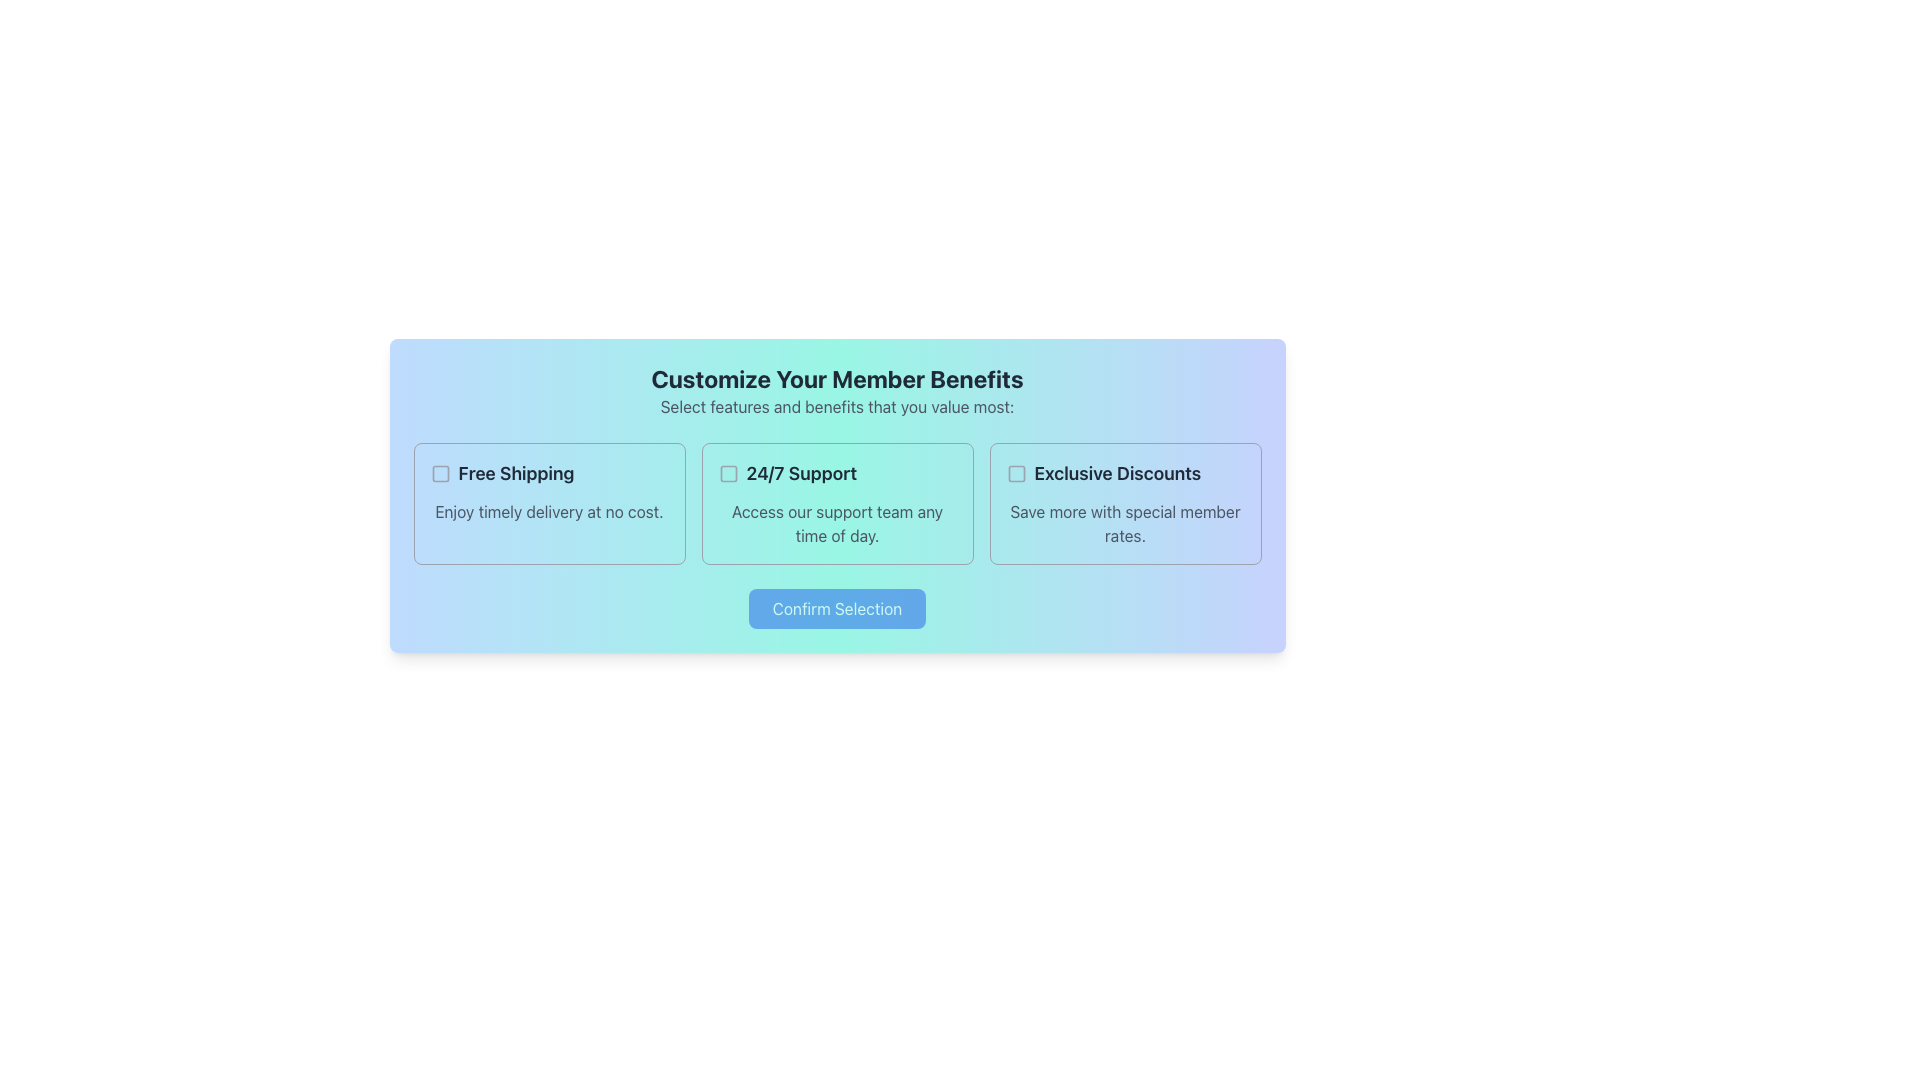 This screenshot has height=1080, width=1920. I want to click on the text label reading 'Exclusive Discounts', which is styled with a bold, large font and dark gray color, located in the rightmost column of the member benefit selection options, so click(1125, 474).